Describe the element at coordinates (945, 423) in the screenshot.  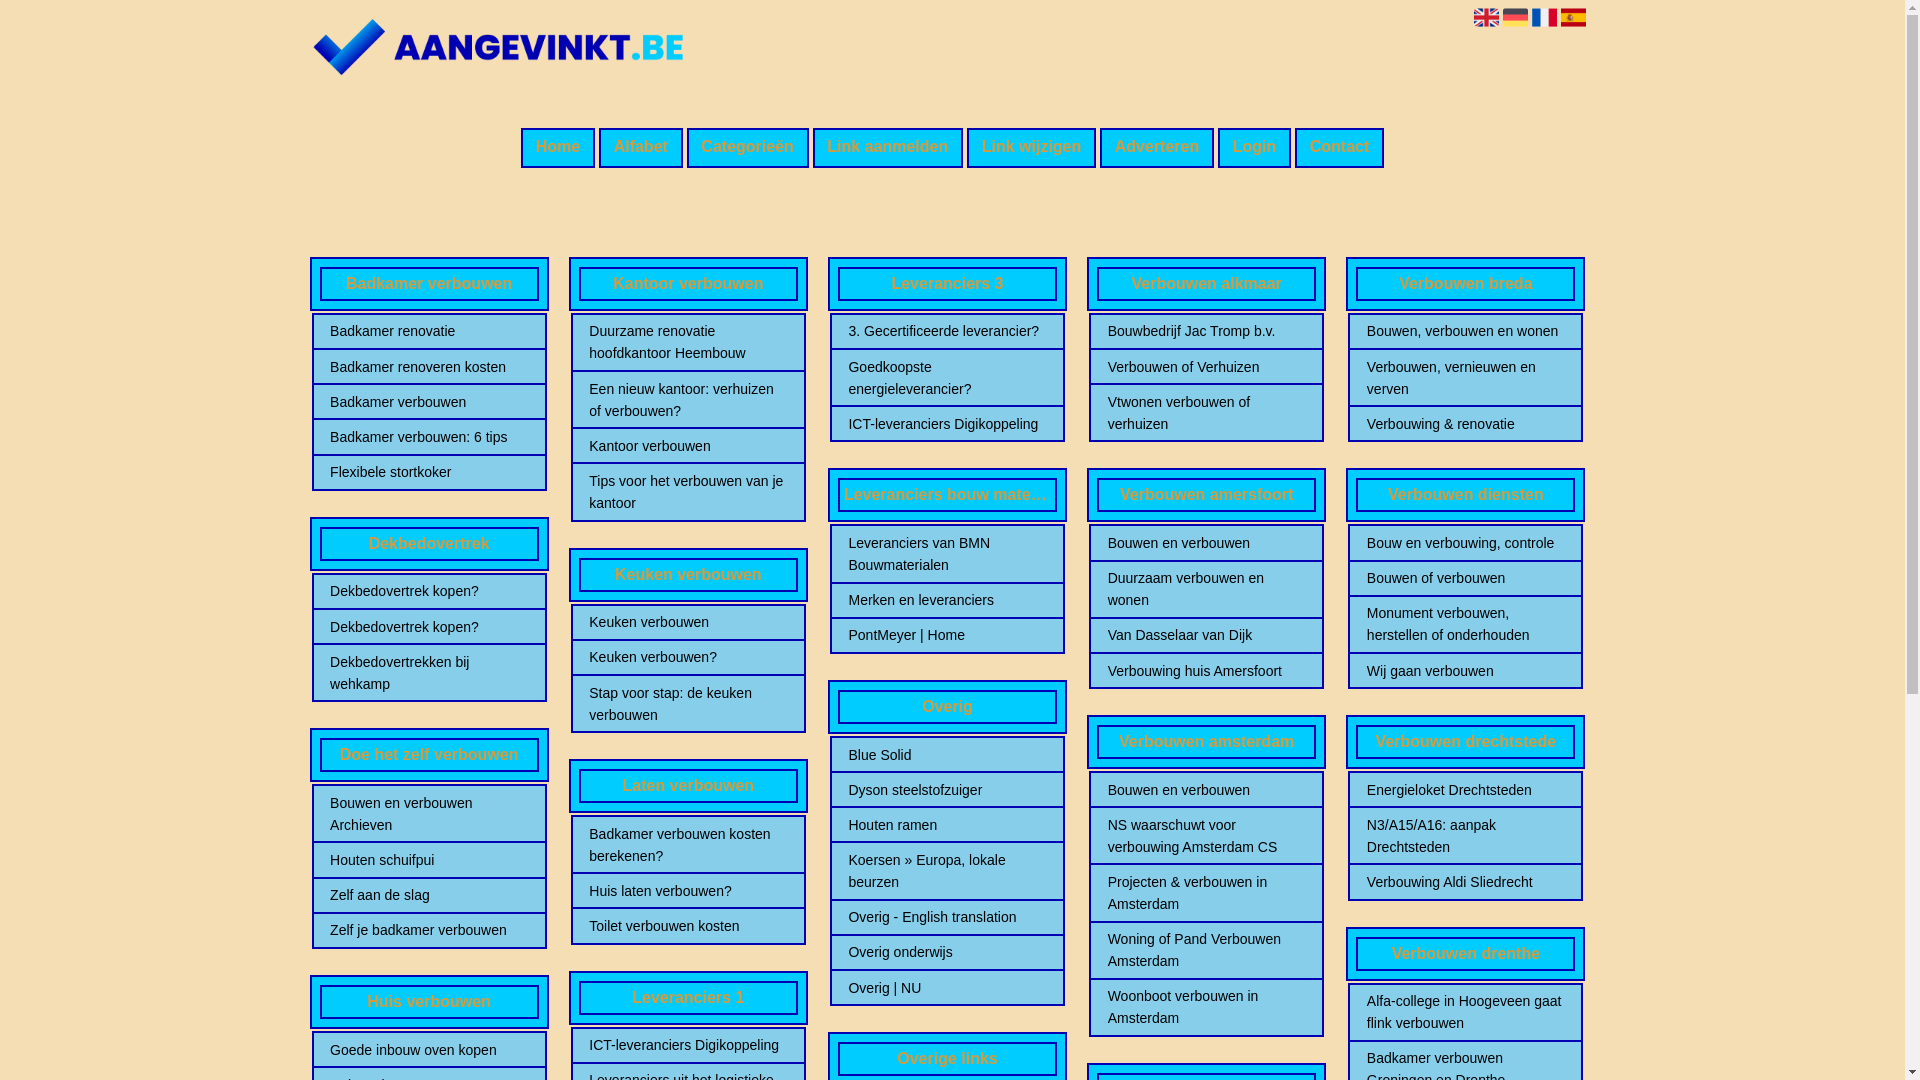
I see `'ICT-leveranciers Digikoppeling'` at that location.